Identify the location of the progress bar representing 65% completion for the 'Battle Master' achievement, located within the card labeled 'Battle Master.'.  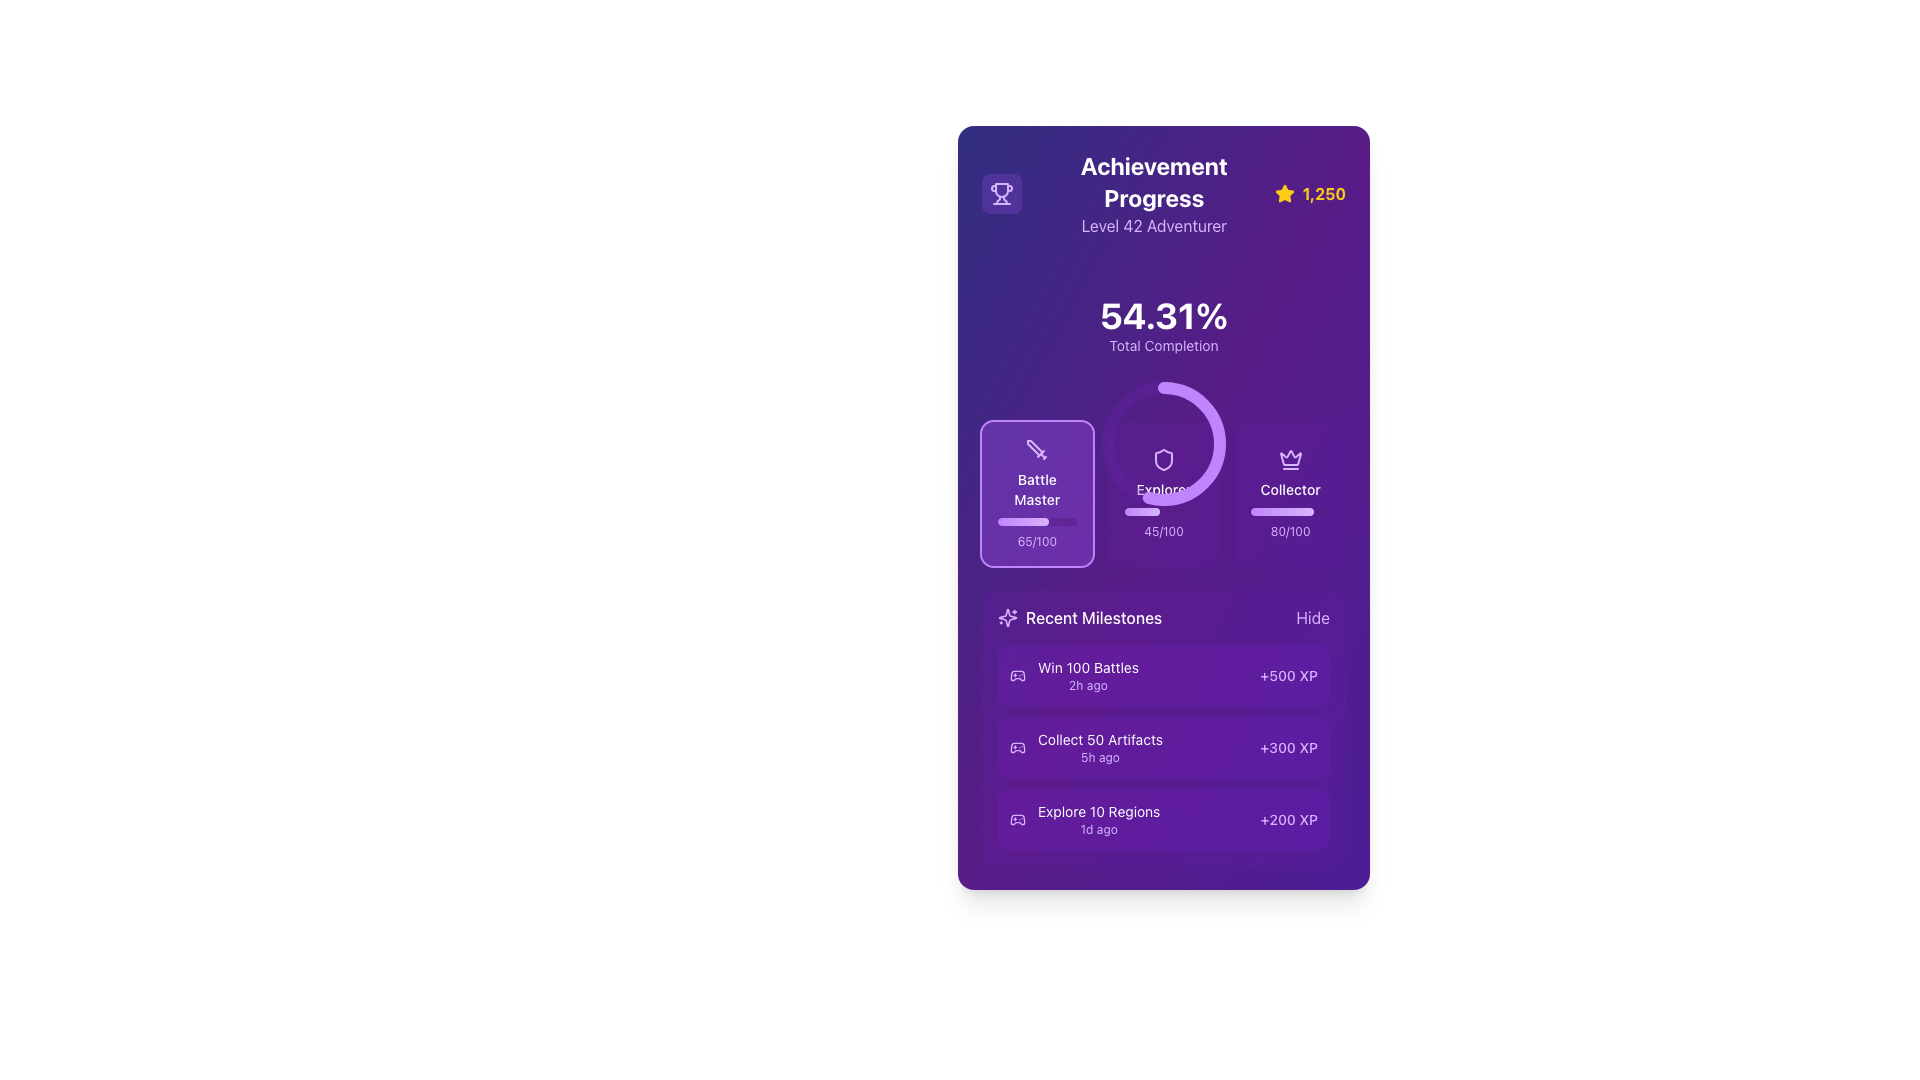
(1023, 520).